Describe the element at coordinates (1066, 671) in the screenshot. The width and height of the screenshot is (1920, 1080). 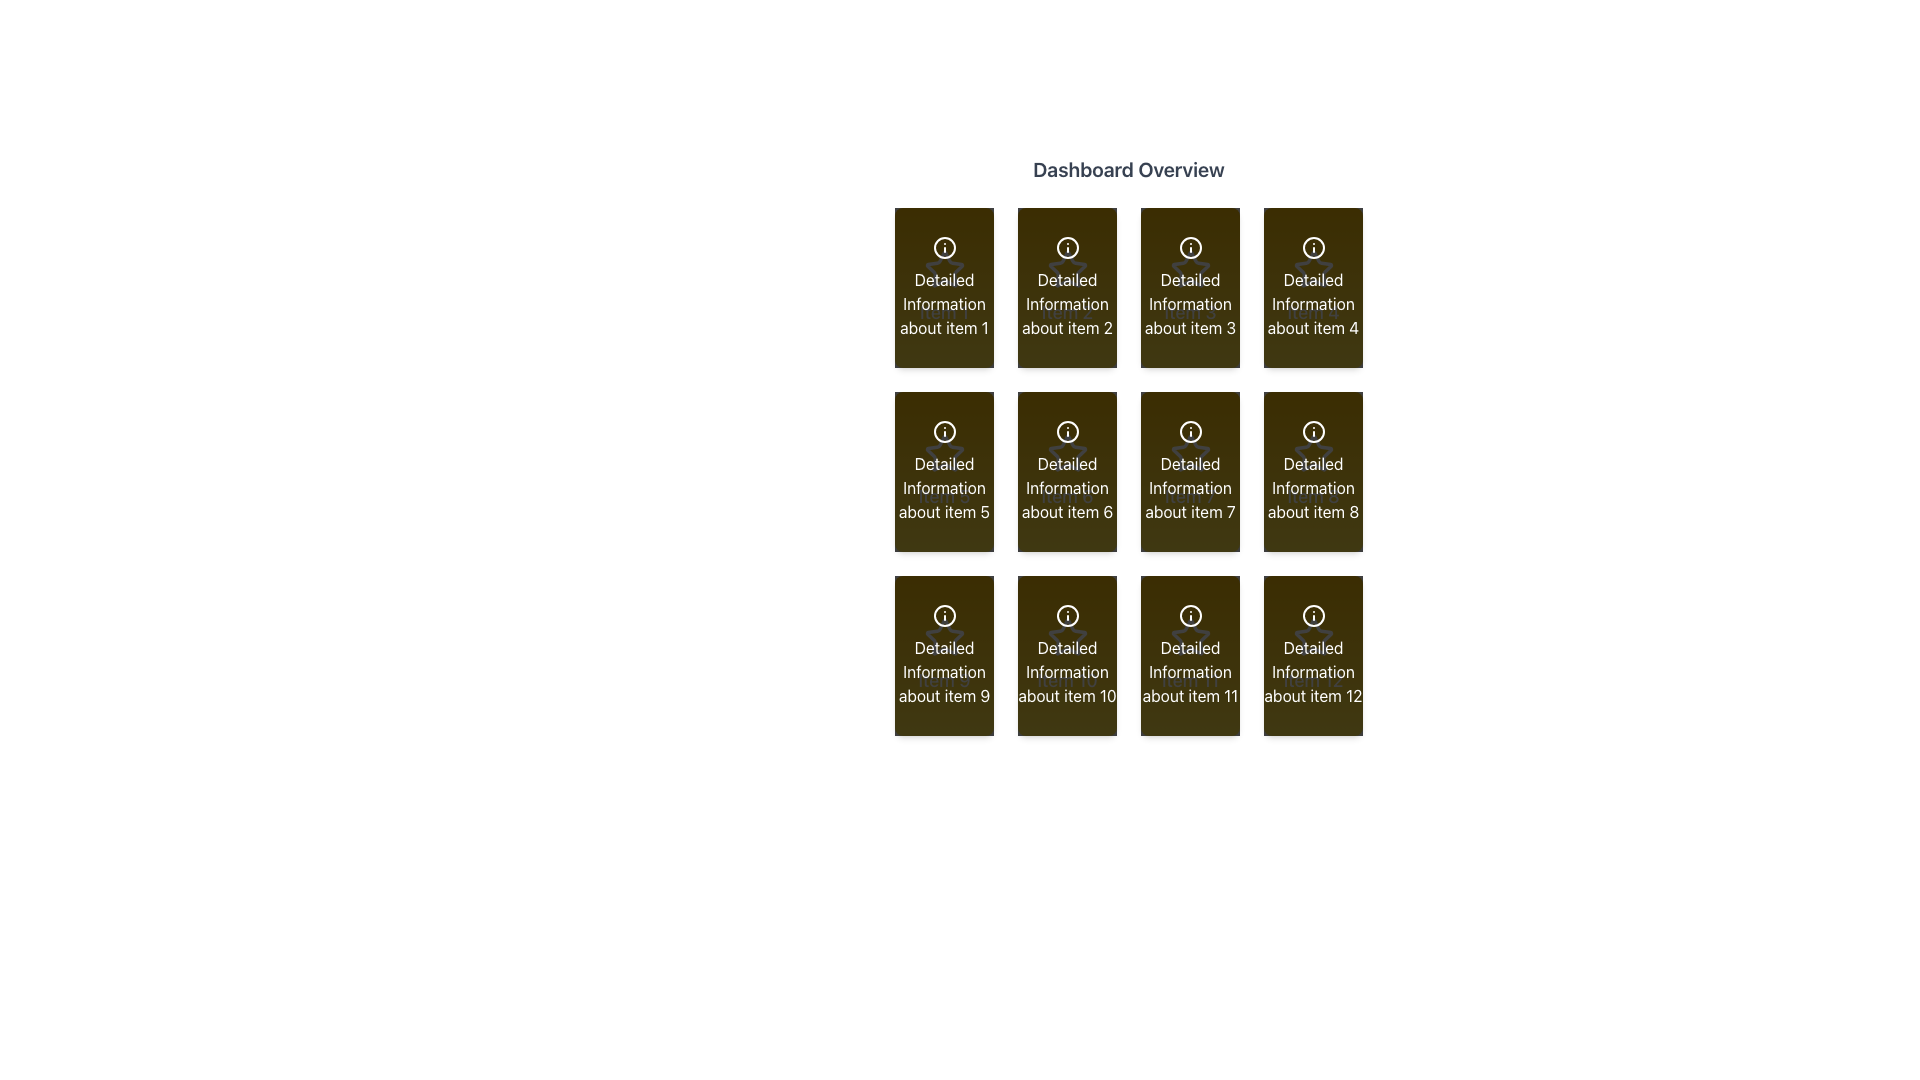
I see `the text label that provides information about 'Item 10', located at the bottom-center of its card in the second column of the last row` at that location.